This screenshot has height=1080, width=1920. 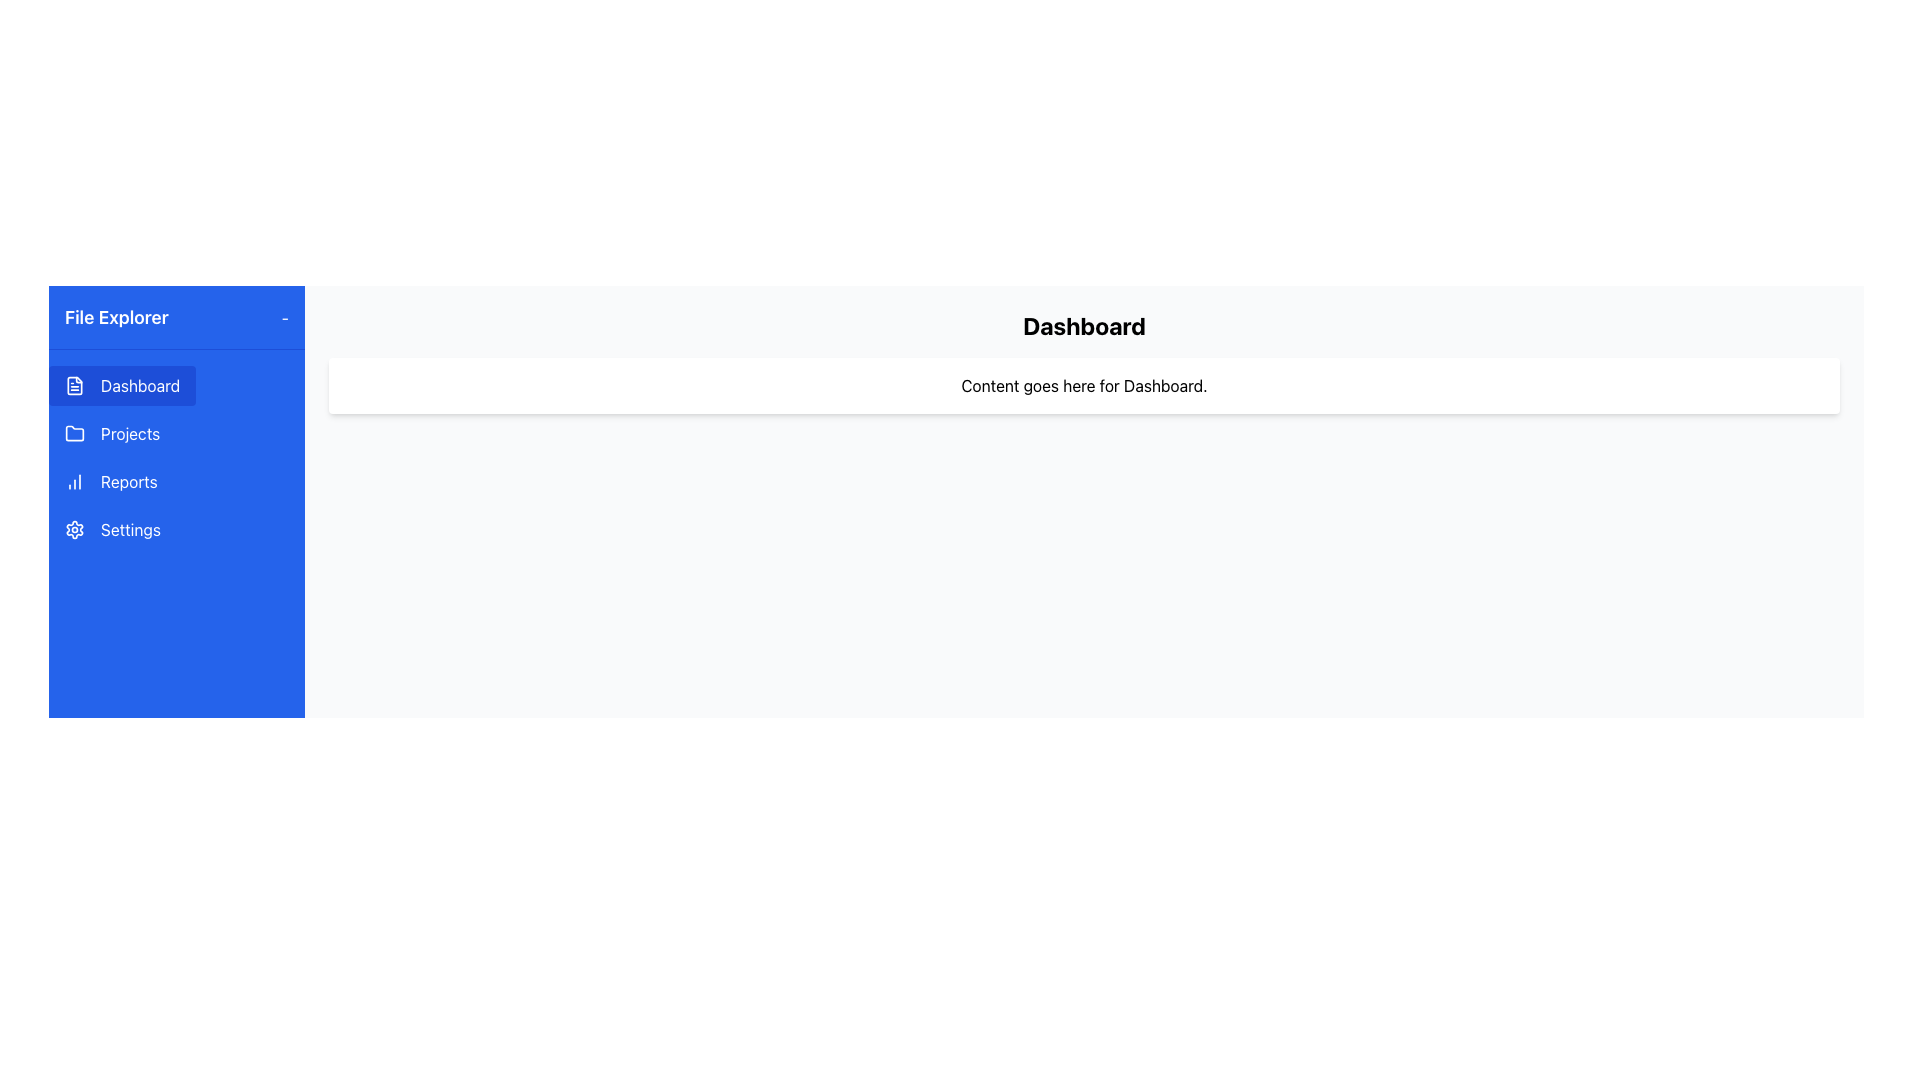 What do you see at coordinates (111, 528) in the screenshot?
I see `the button located in the fourth position of the vertical navigation menu in the left sidebar` at bounding box center [111, 528].